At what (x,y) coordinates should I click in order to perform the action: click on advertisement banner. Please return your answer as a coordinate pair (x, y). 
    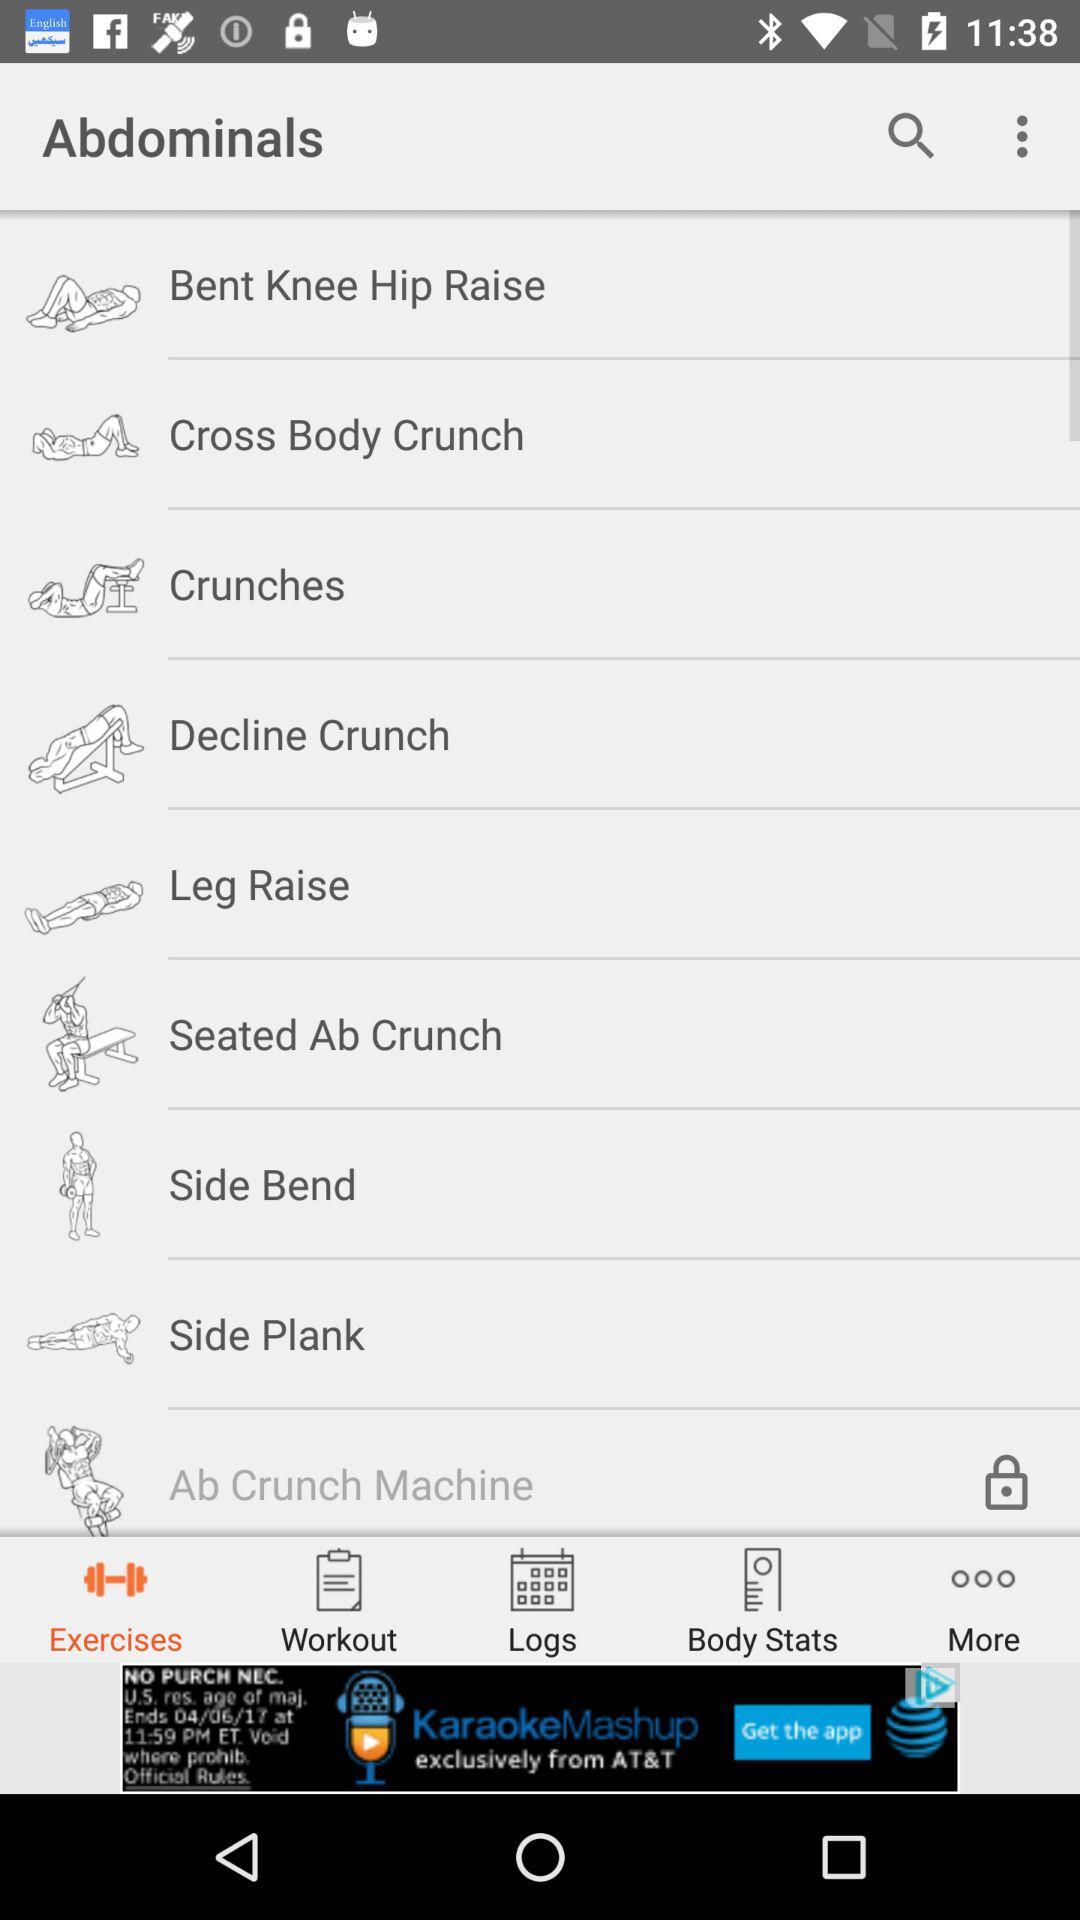
    Looking at the image, I should click on (540, 1727).